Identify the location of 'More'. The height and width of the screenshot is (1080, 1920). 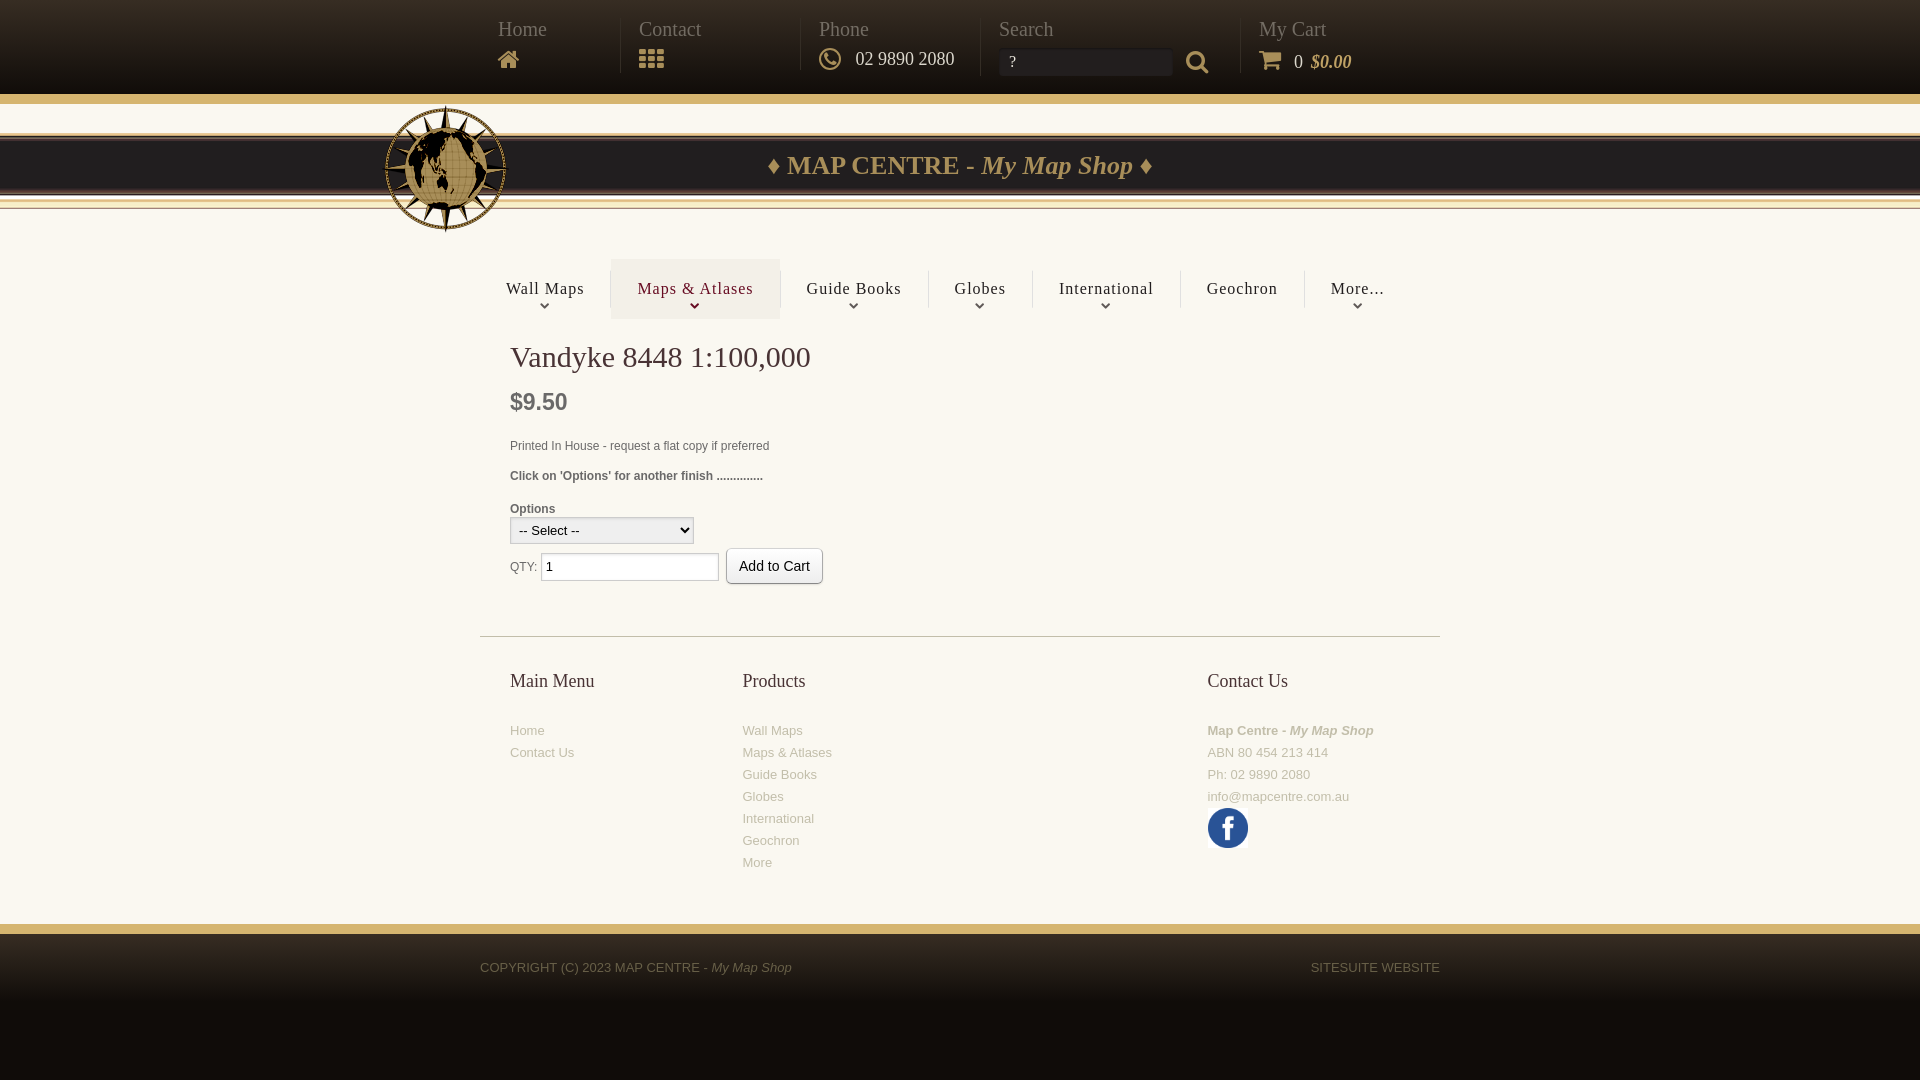
(756, 861).